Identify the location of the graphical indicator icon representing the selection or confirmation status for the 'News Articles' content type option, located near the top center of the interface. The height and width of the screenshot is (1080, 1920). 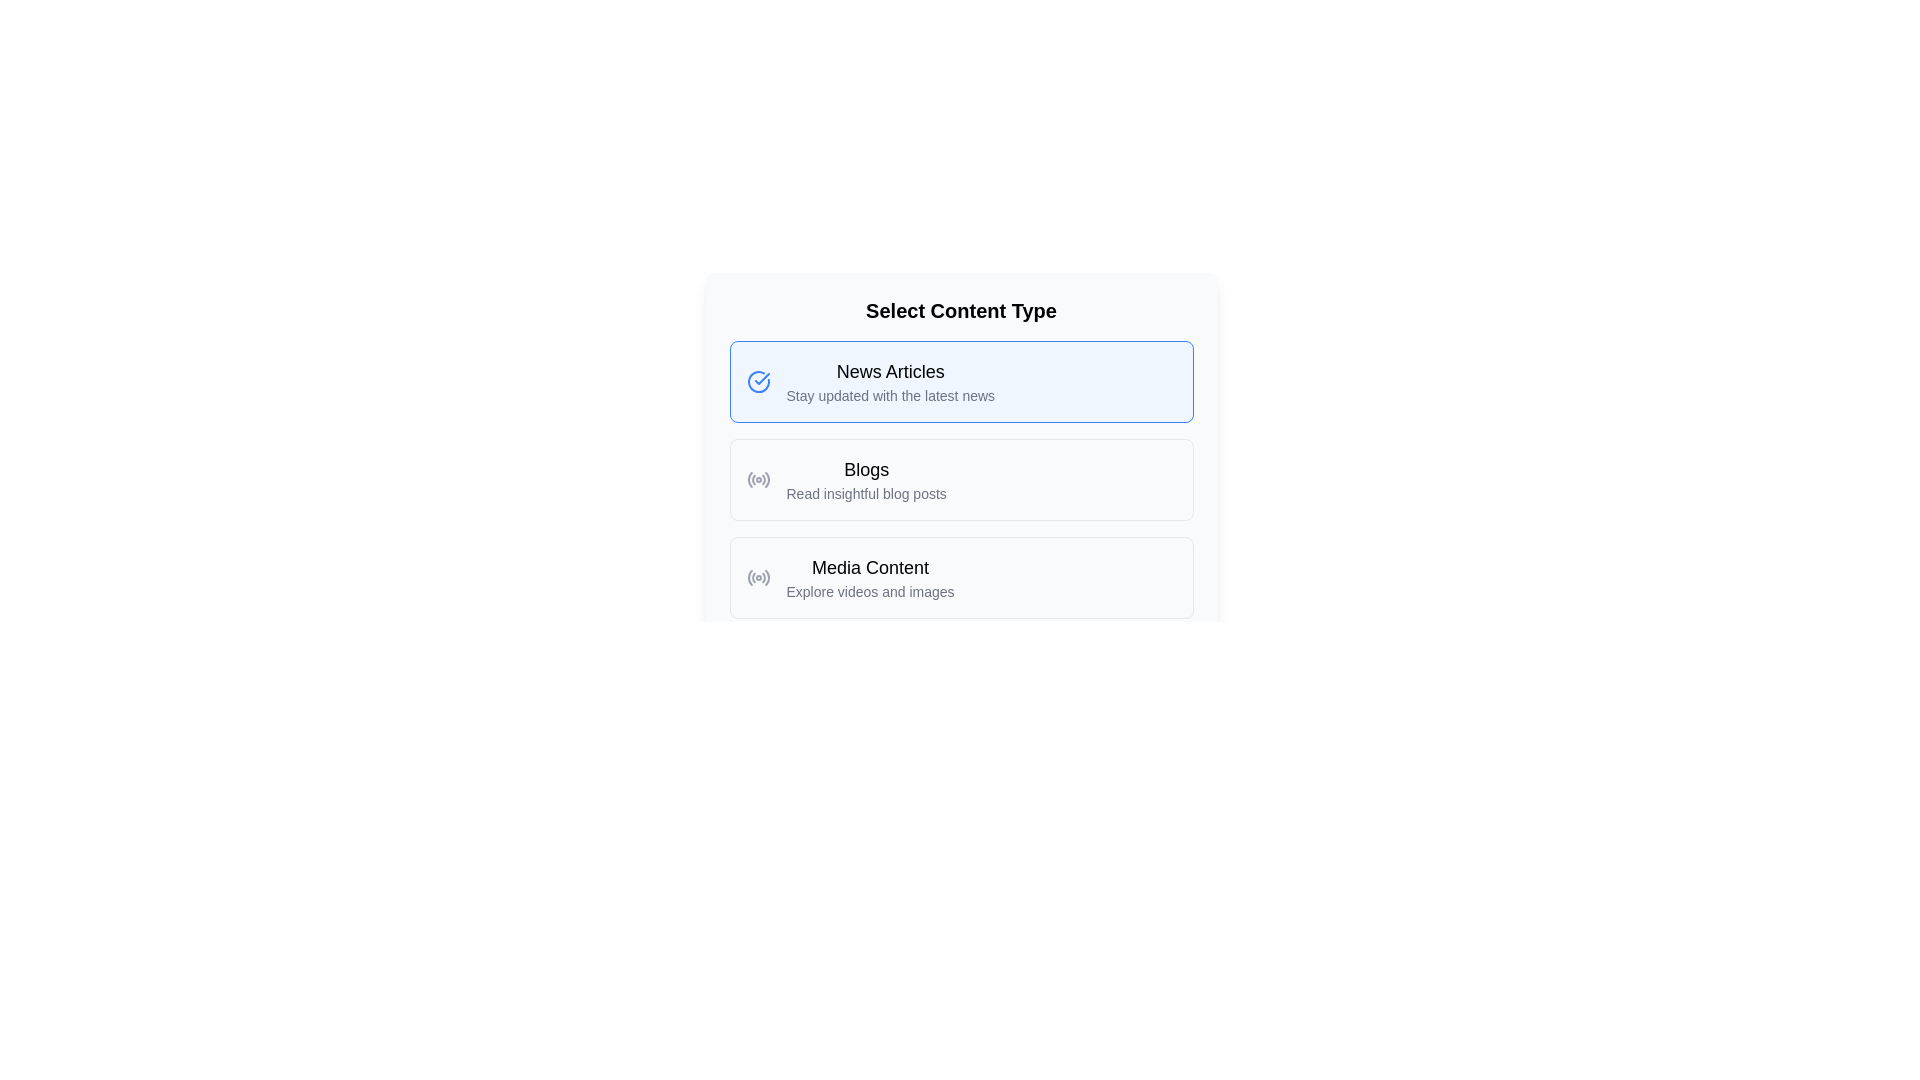
(761, 378).